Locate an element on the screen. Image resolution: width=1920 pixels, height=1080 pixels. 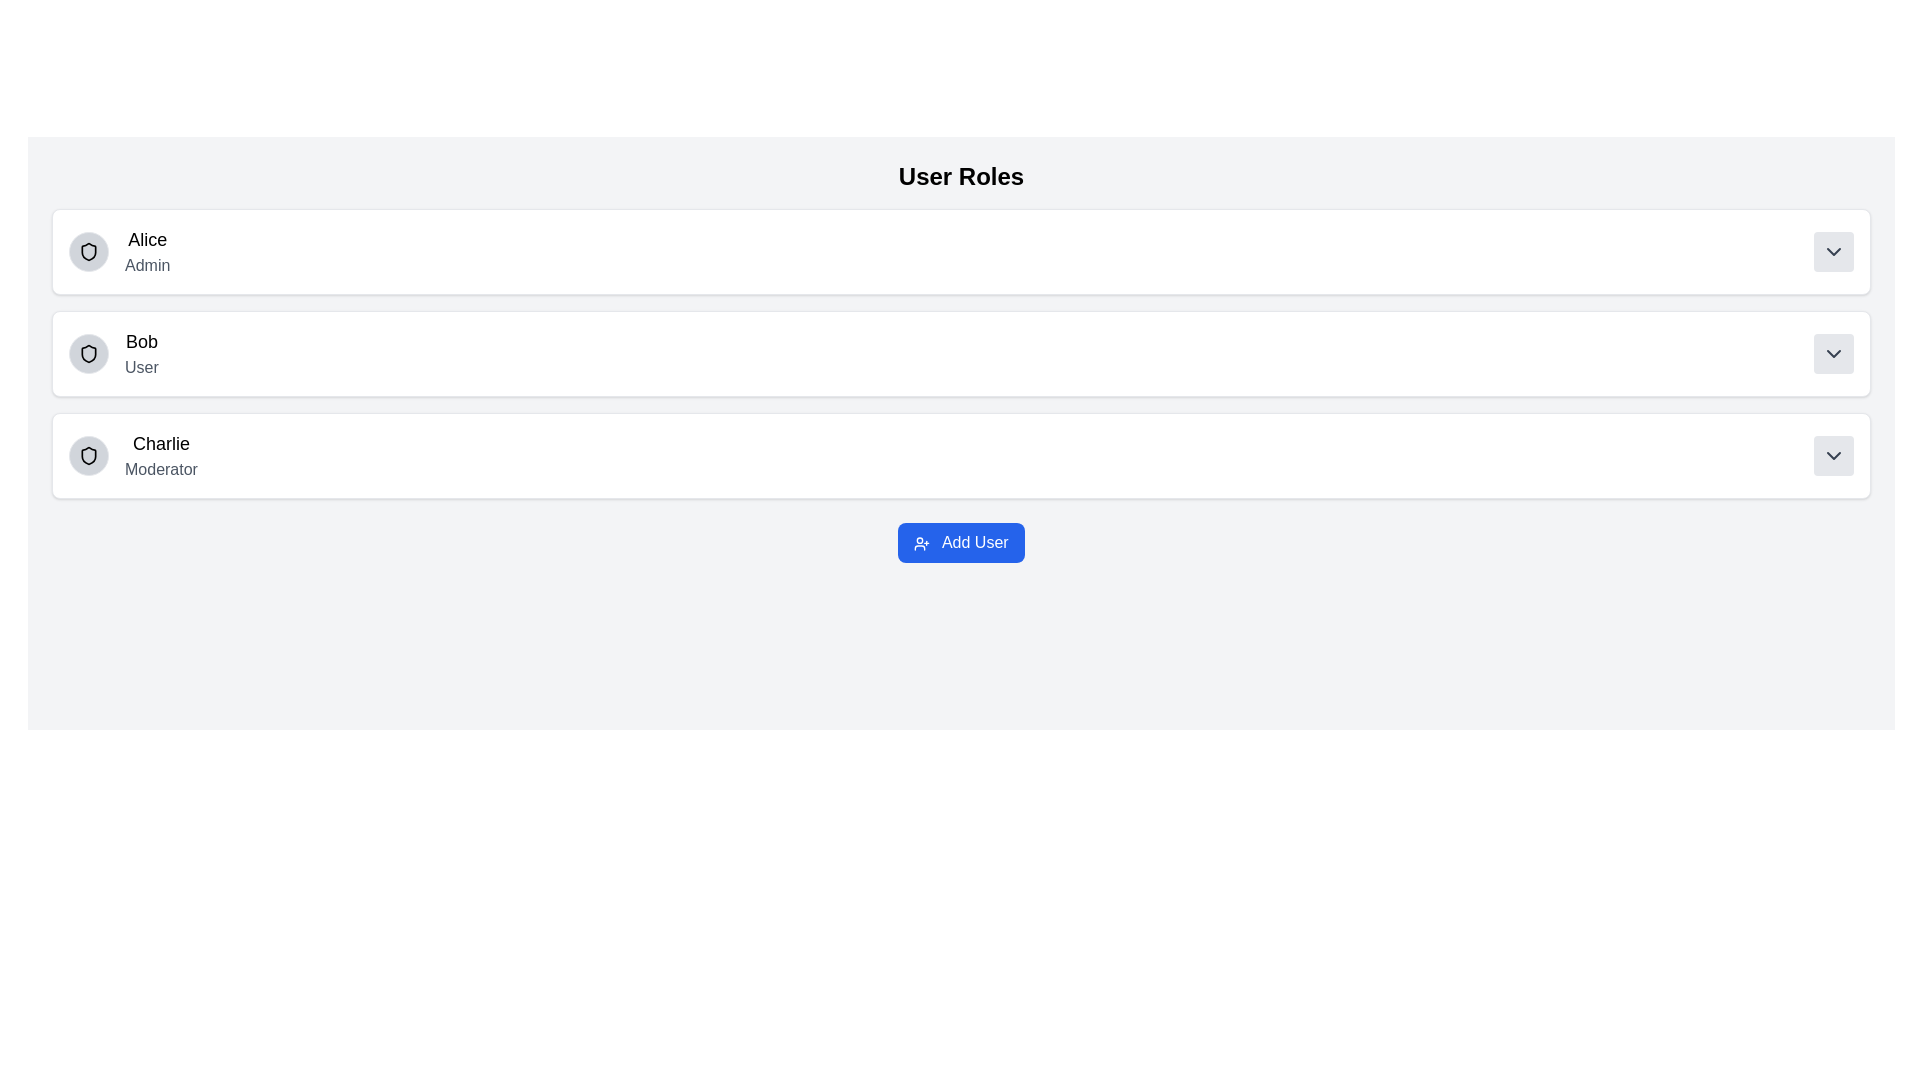
the user role entry for 'Charlie', the 'Moderator', which is located in the third row of the user roles list, positioned between a gray circular icon and a dropdown menu icon is located at coordinates (132, 455).